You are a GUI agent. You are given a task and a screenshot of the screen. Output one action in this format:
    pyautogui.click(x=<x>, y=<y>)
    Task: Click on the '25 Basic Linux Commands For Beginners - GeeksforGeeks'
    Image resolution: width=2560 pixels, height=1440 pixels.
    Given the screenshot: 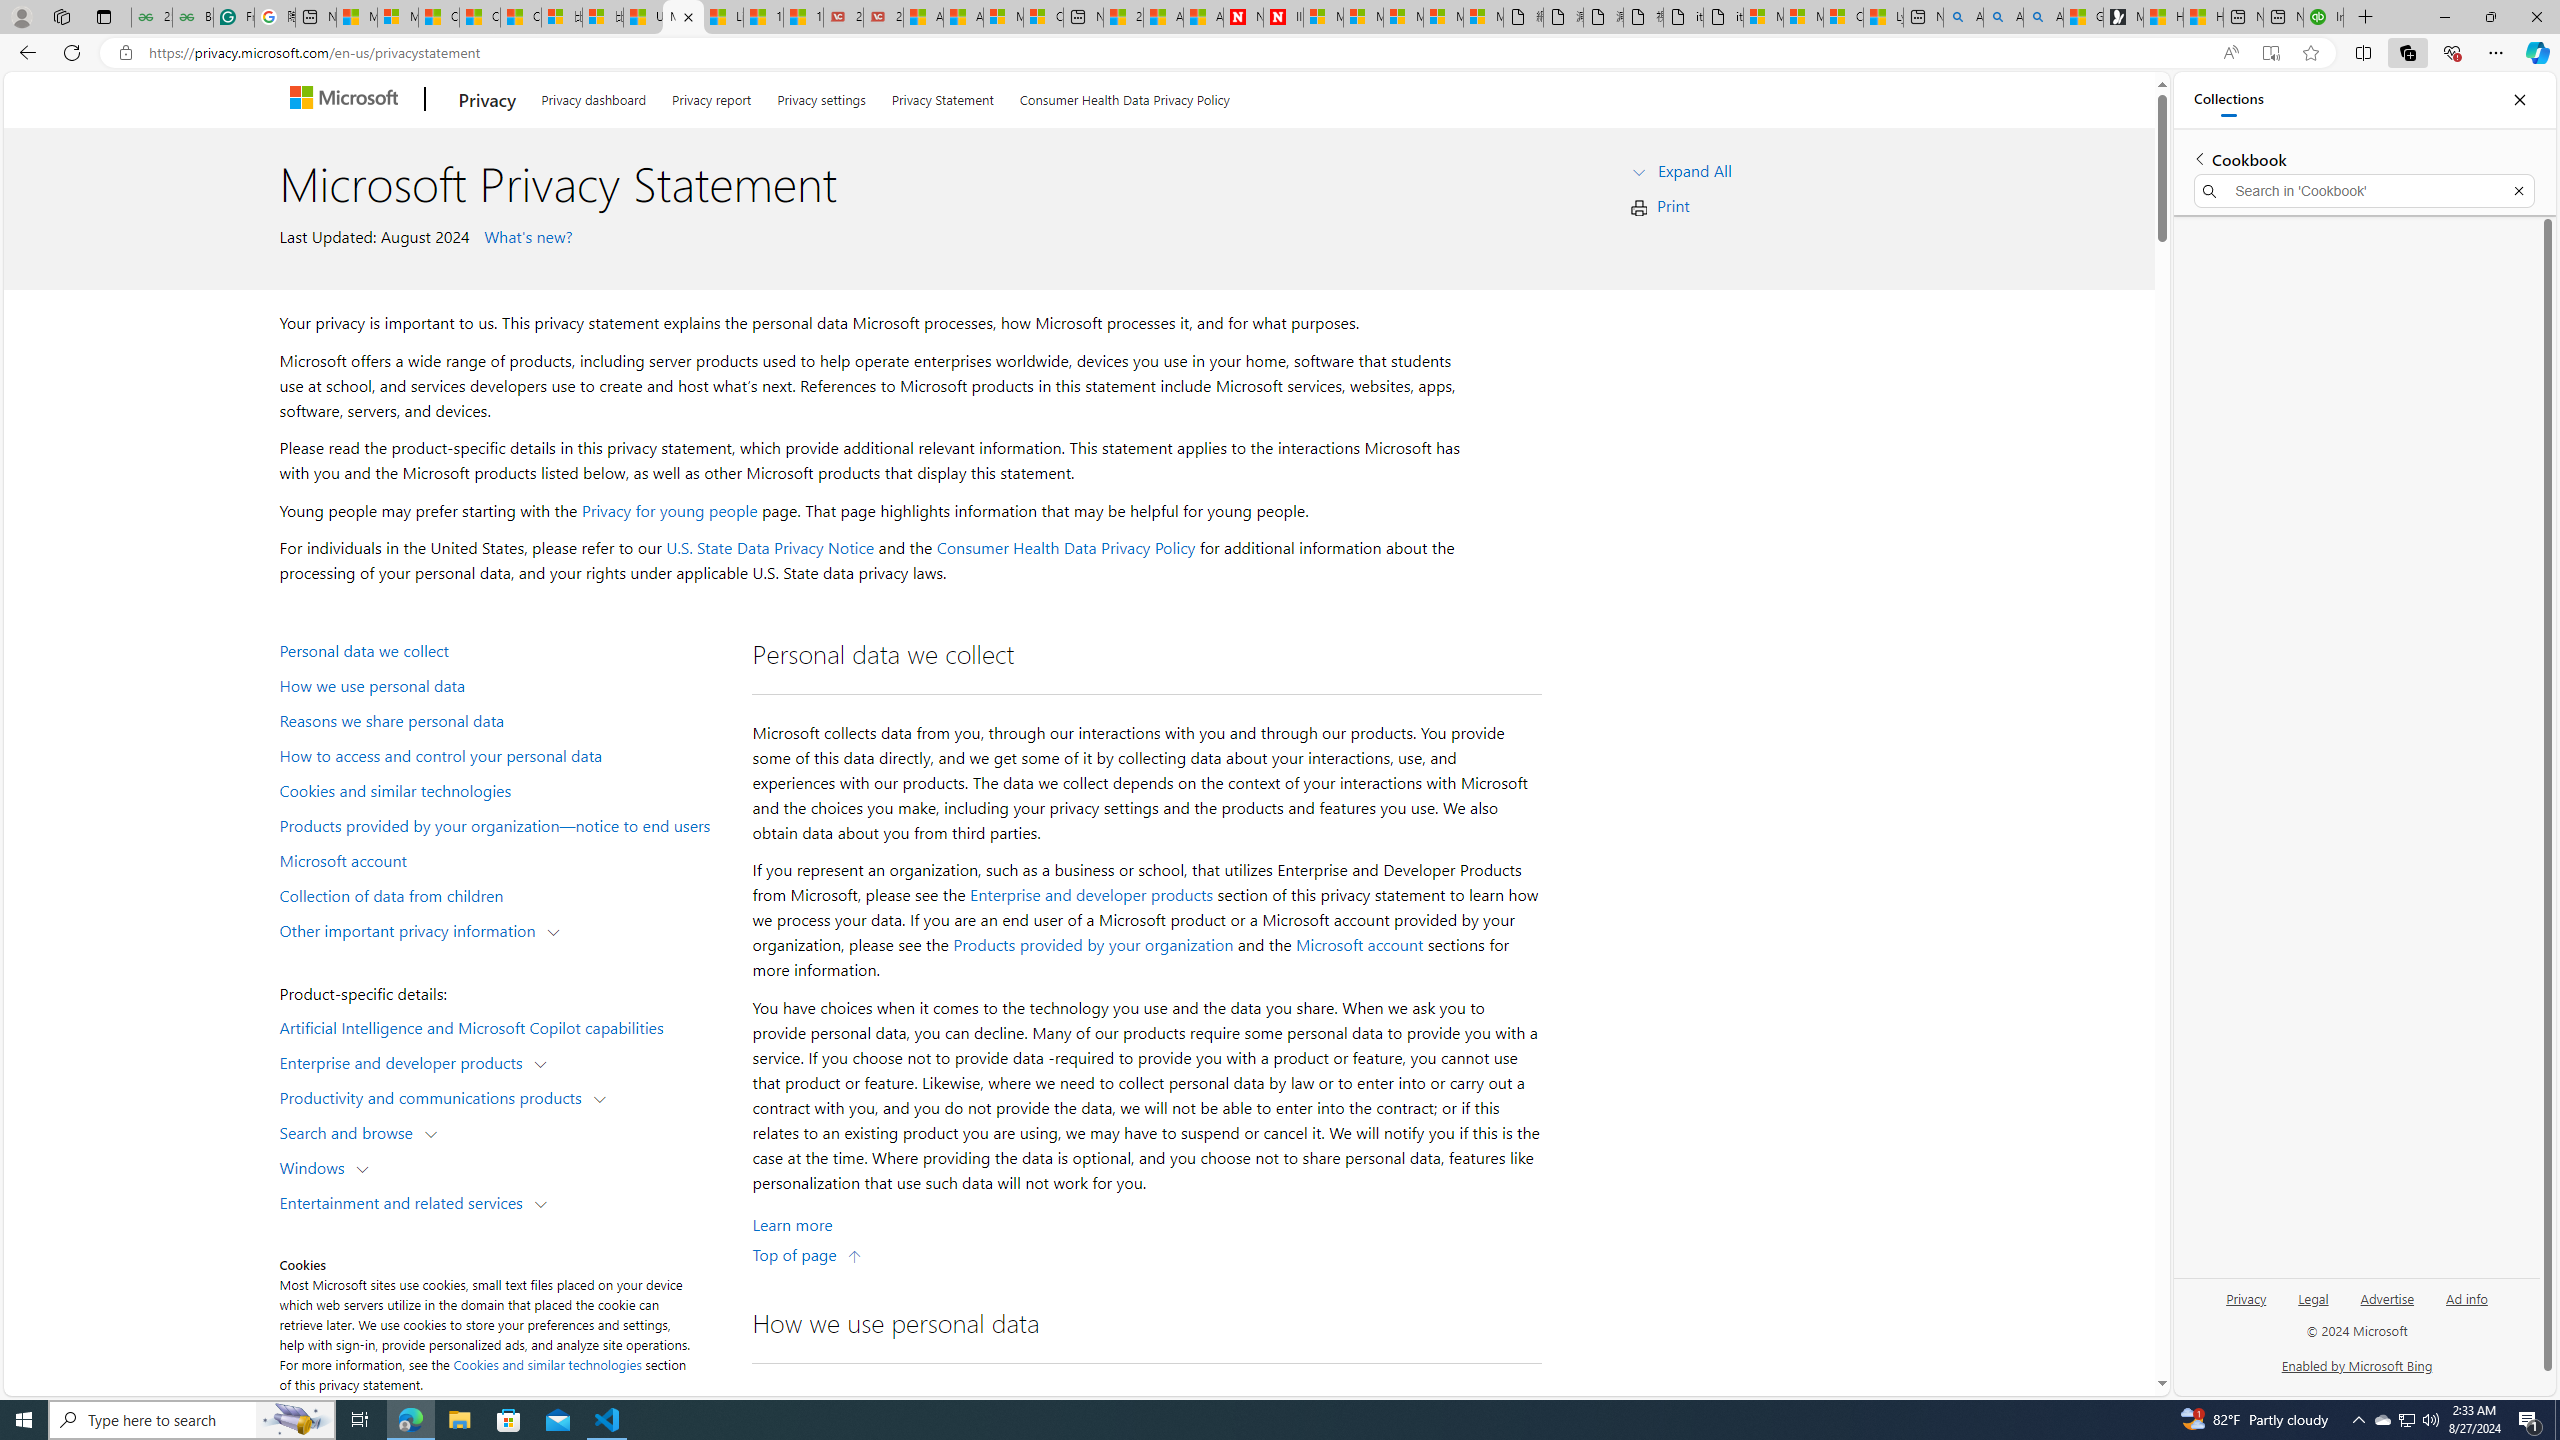 What is the action you would take?
    pyautogui.click(x=151, y=16)
    